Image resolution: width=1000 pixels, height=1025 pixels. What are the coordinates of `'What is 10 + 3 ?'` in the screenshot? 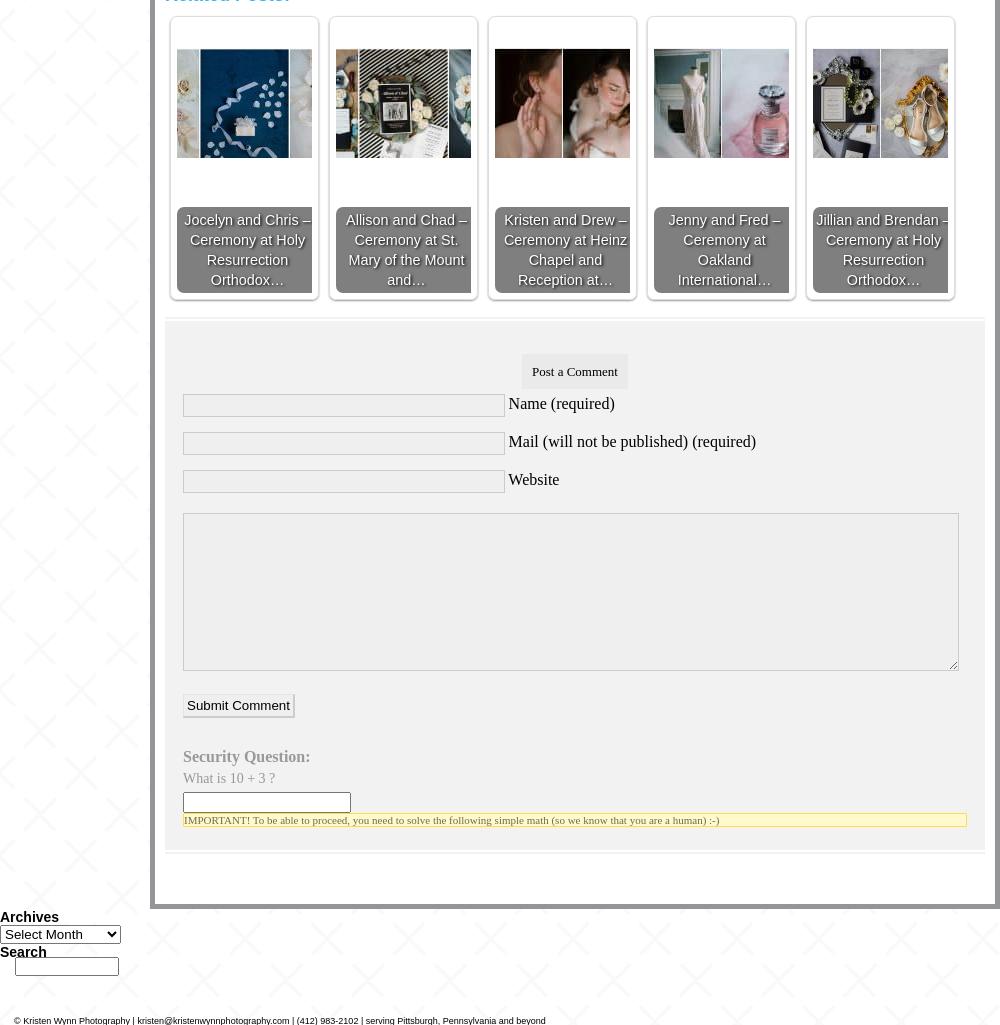 It's located at (228, 777).